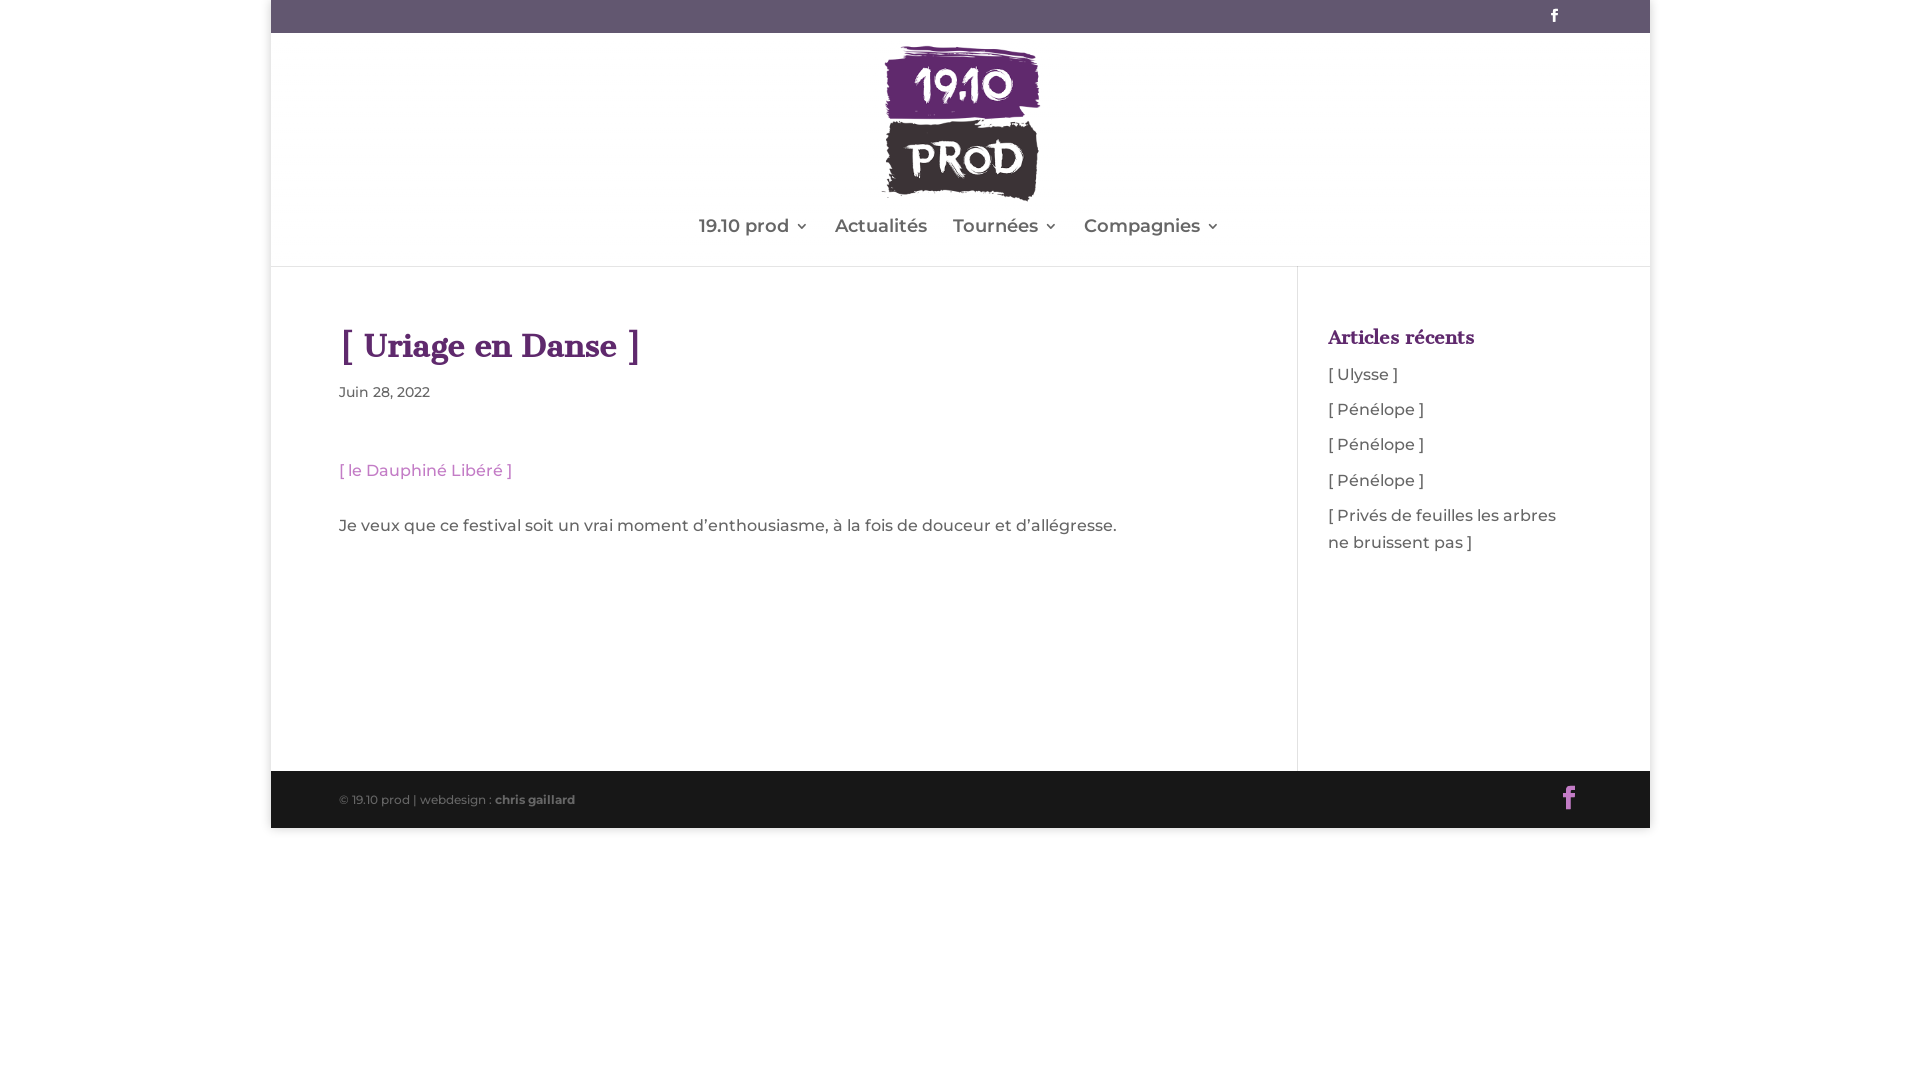 Image resolution: width=1920 pixels, height=1080 pixels. Describe the element at coordinates (534, 798) in the screenshot. I see `'chris gaillard'` at that location.